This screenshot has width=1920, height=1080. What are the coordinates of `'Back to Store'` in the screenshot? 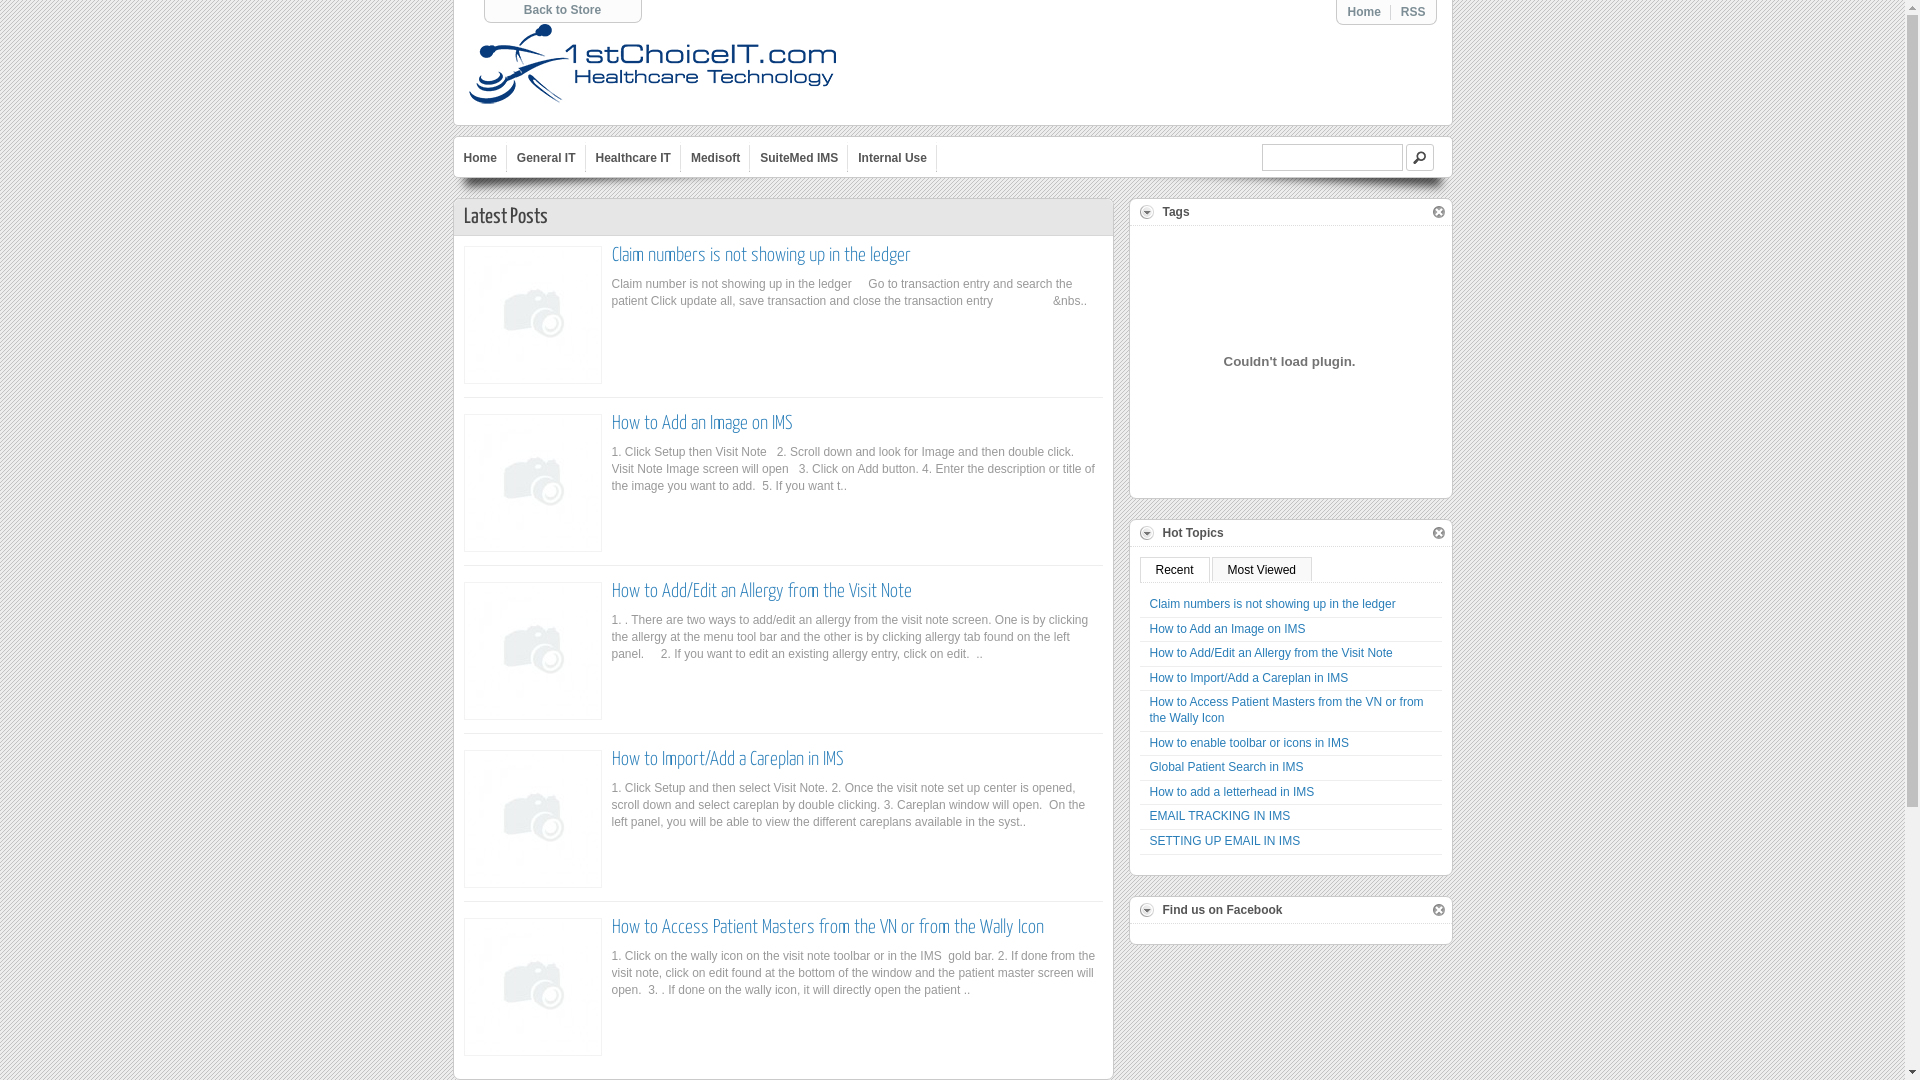 It's located at (561, 10).